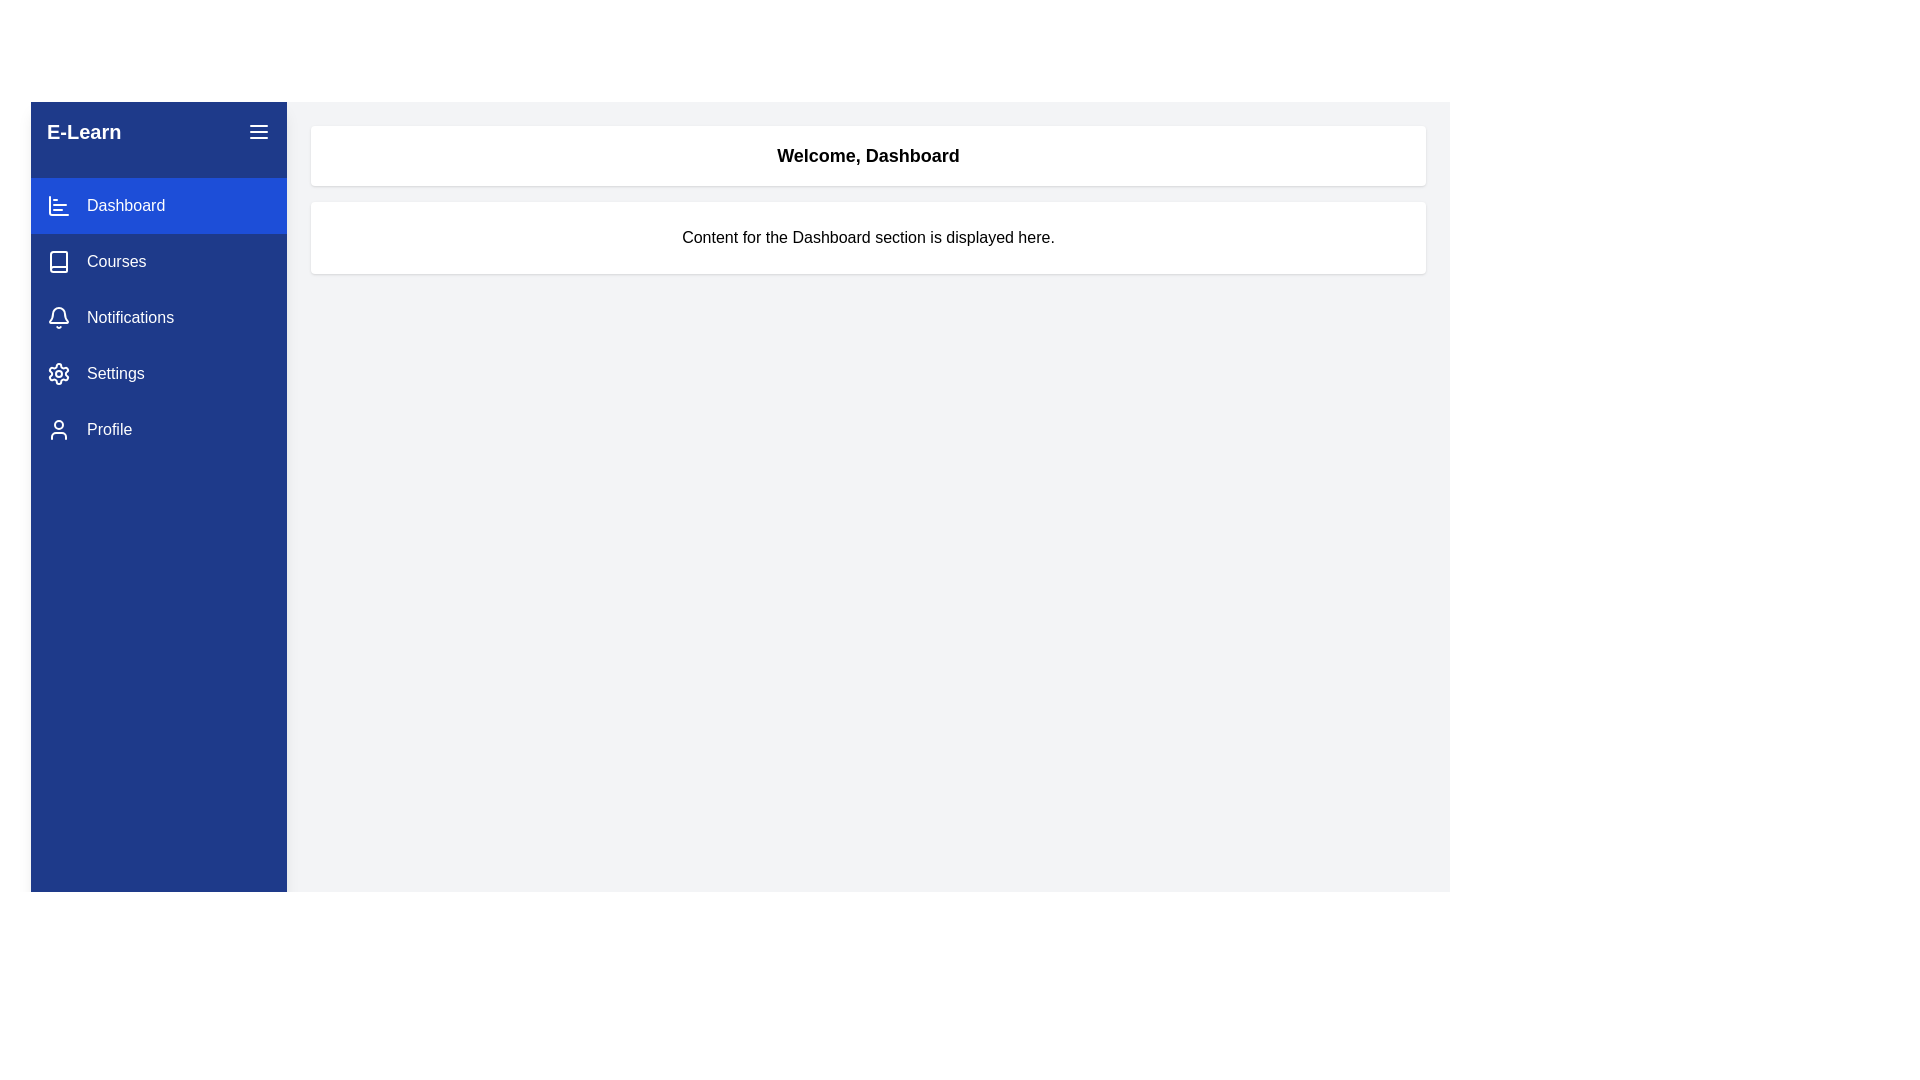 This screenshot has width=1920, height=1080. Describe the element at coordinates (58, 428) in the screenshot. I see `the user profile icon located in the sidebar navigation panel, which has a circular head and simplified torso` at that location.